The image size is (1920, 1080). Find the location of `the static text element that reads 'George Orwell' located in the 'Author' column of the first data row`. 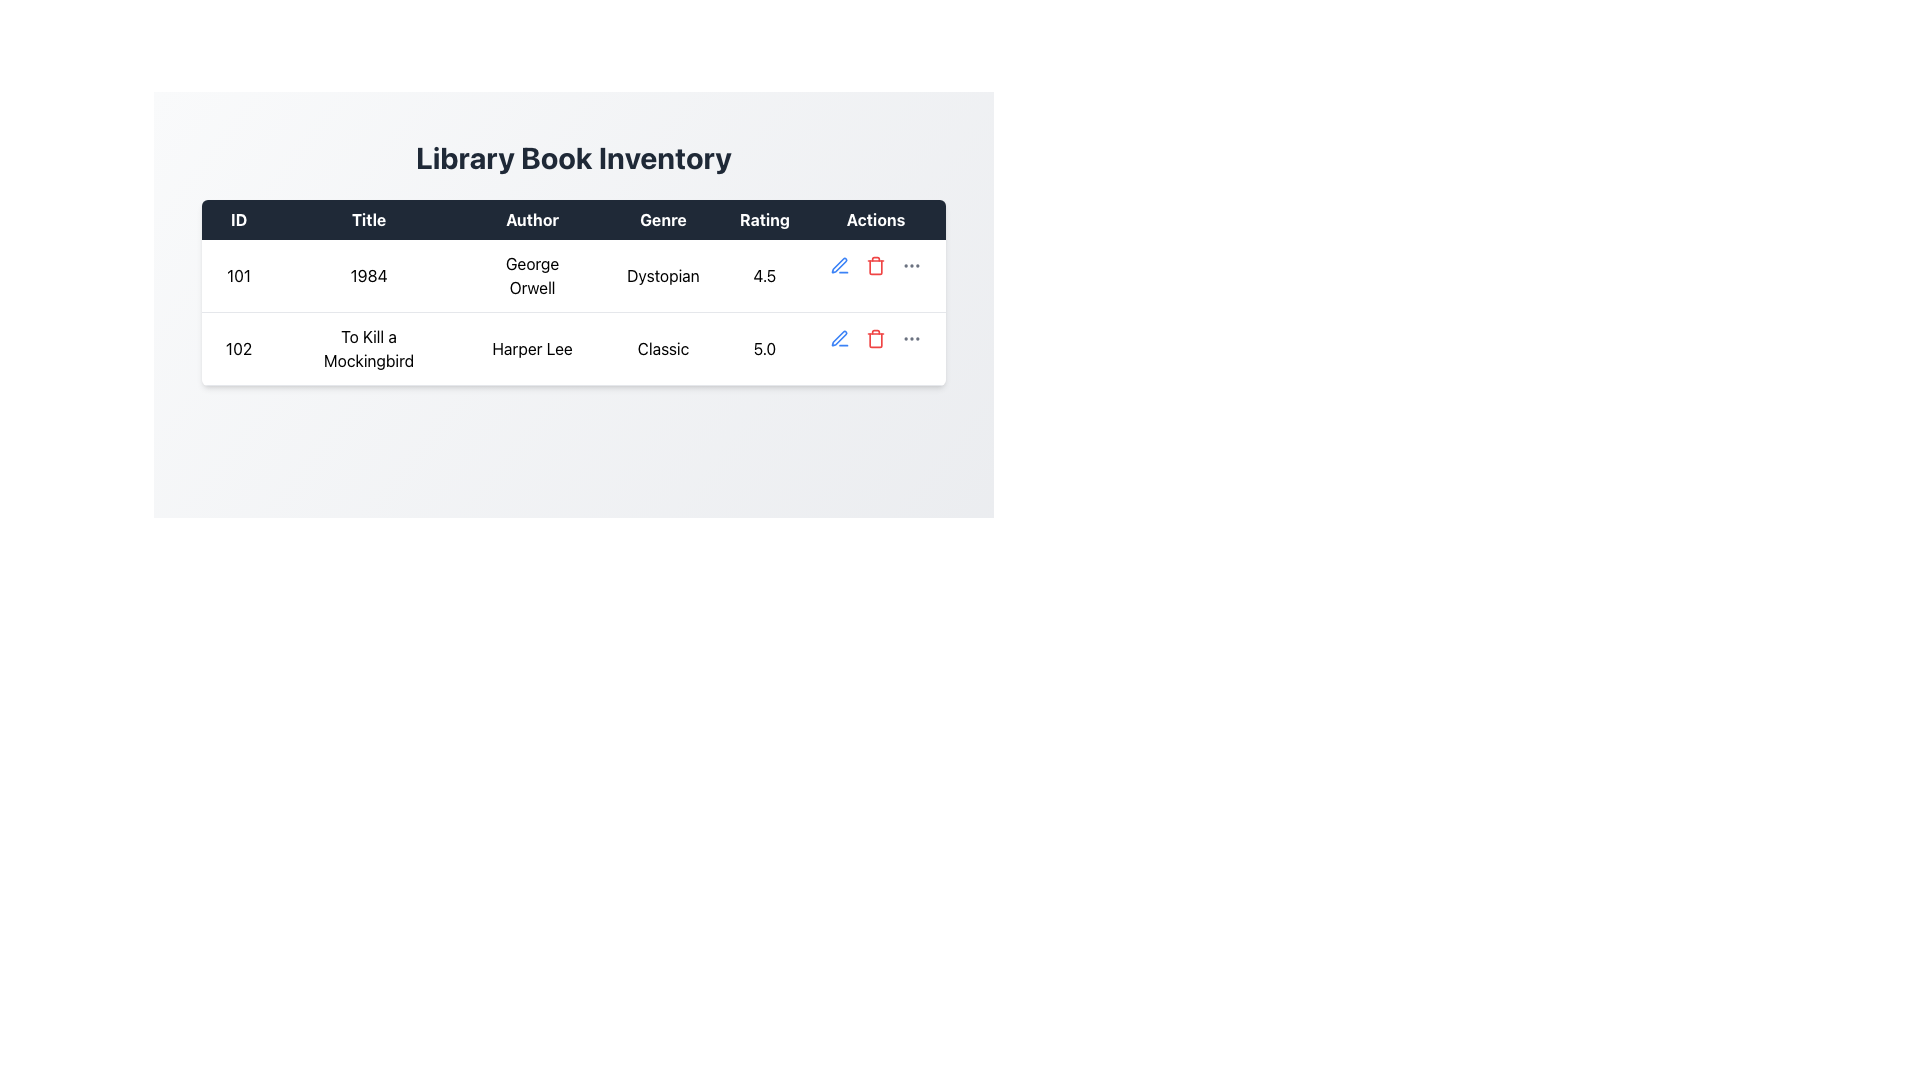

the static text element that reads 'George Orwell' located in the 'Author' column of the first data row is located at coordinates (532, 276).